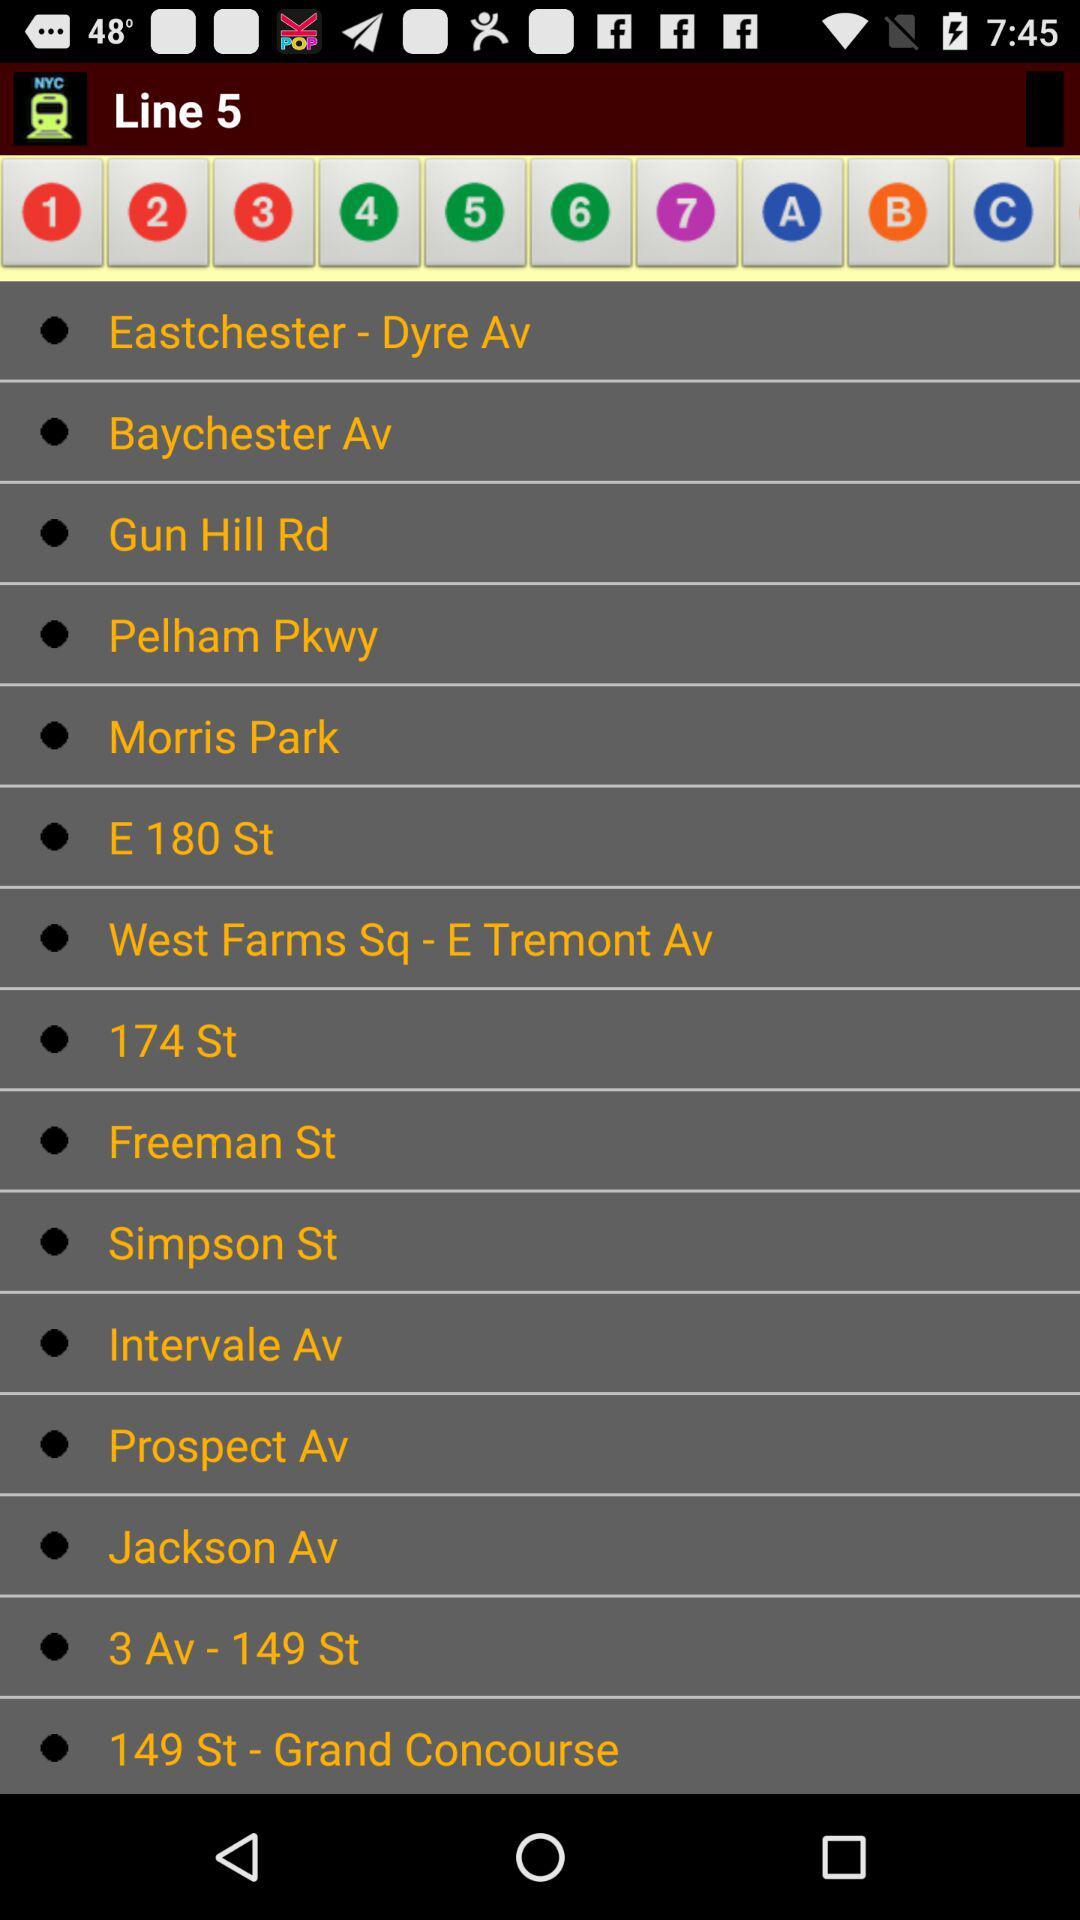  What do you see at coordinates (593, 632) in the screenshot?
I see `the text which is below gun hill rd` at bounding box center [593, 632].